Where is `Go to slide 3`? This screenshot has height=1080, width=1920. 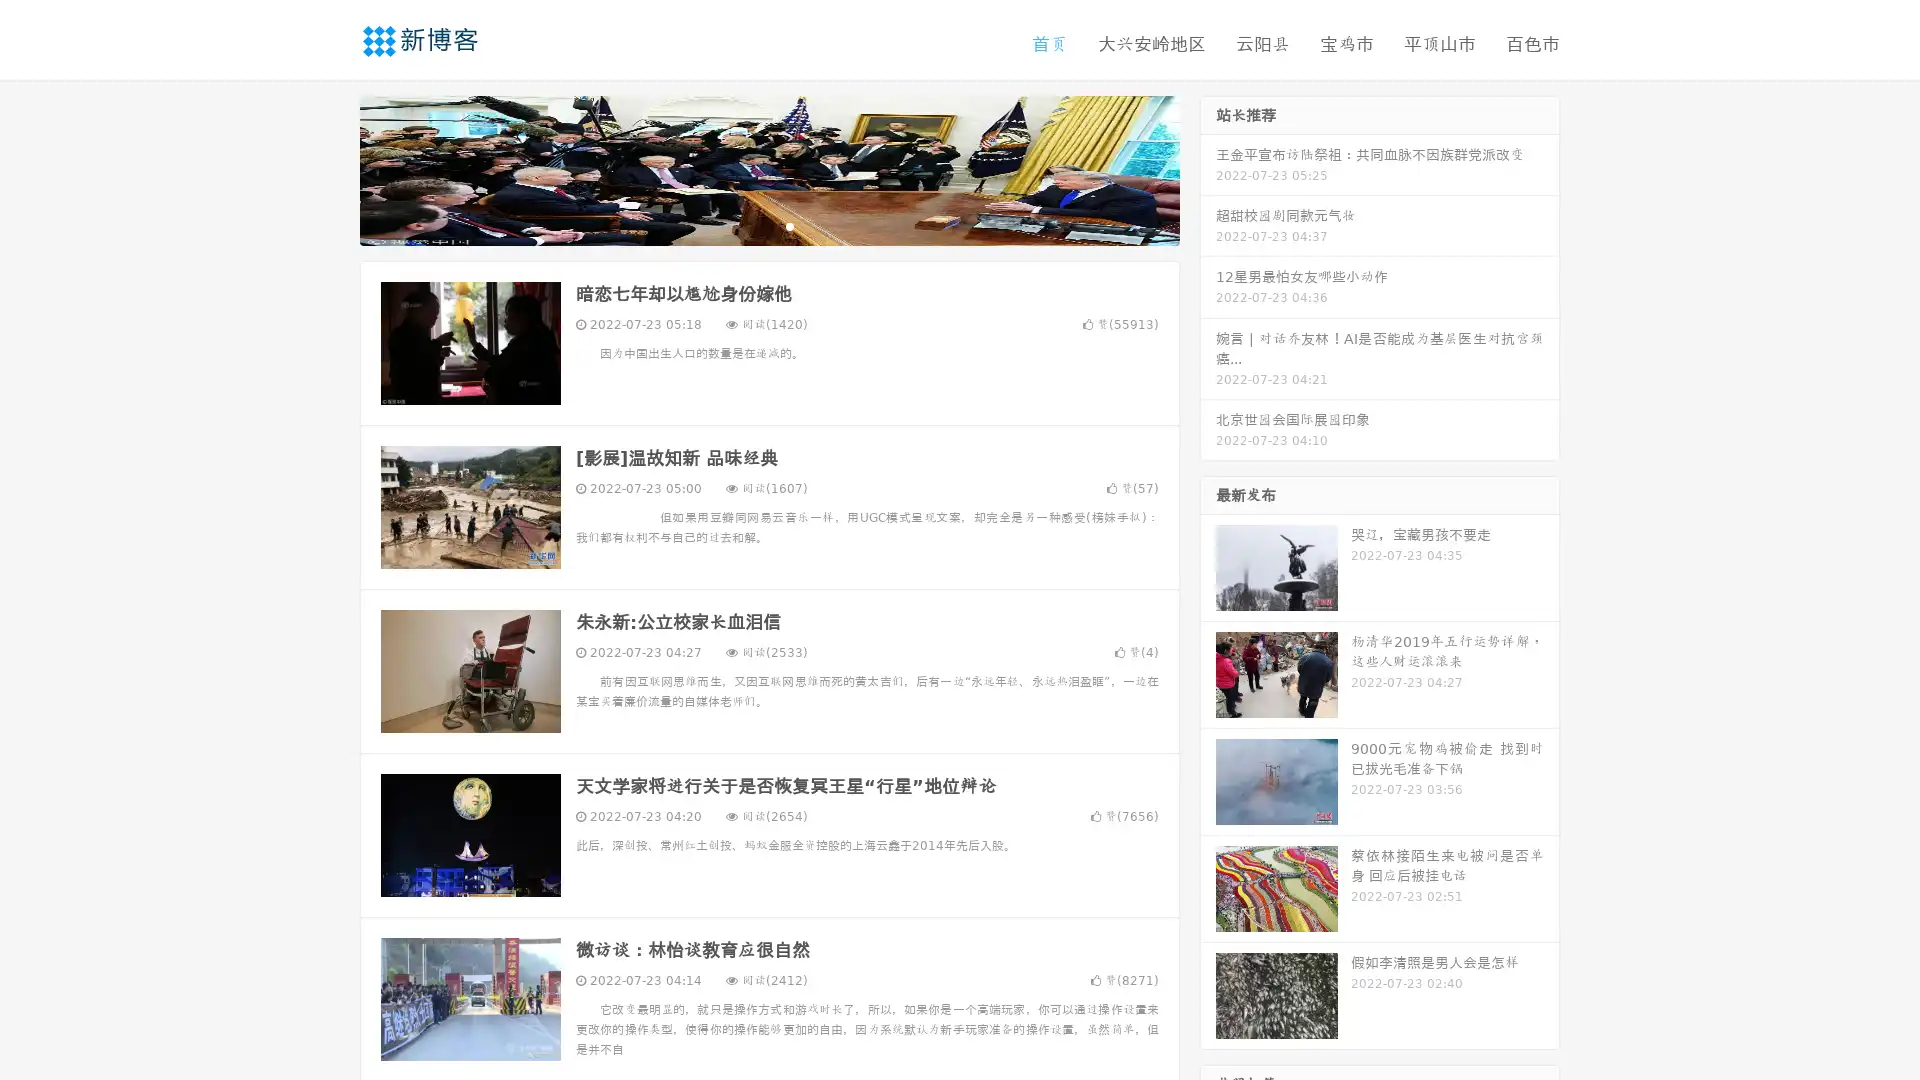 Go to slide 3 is located at coordinates (789, 225).